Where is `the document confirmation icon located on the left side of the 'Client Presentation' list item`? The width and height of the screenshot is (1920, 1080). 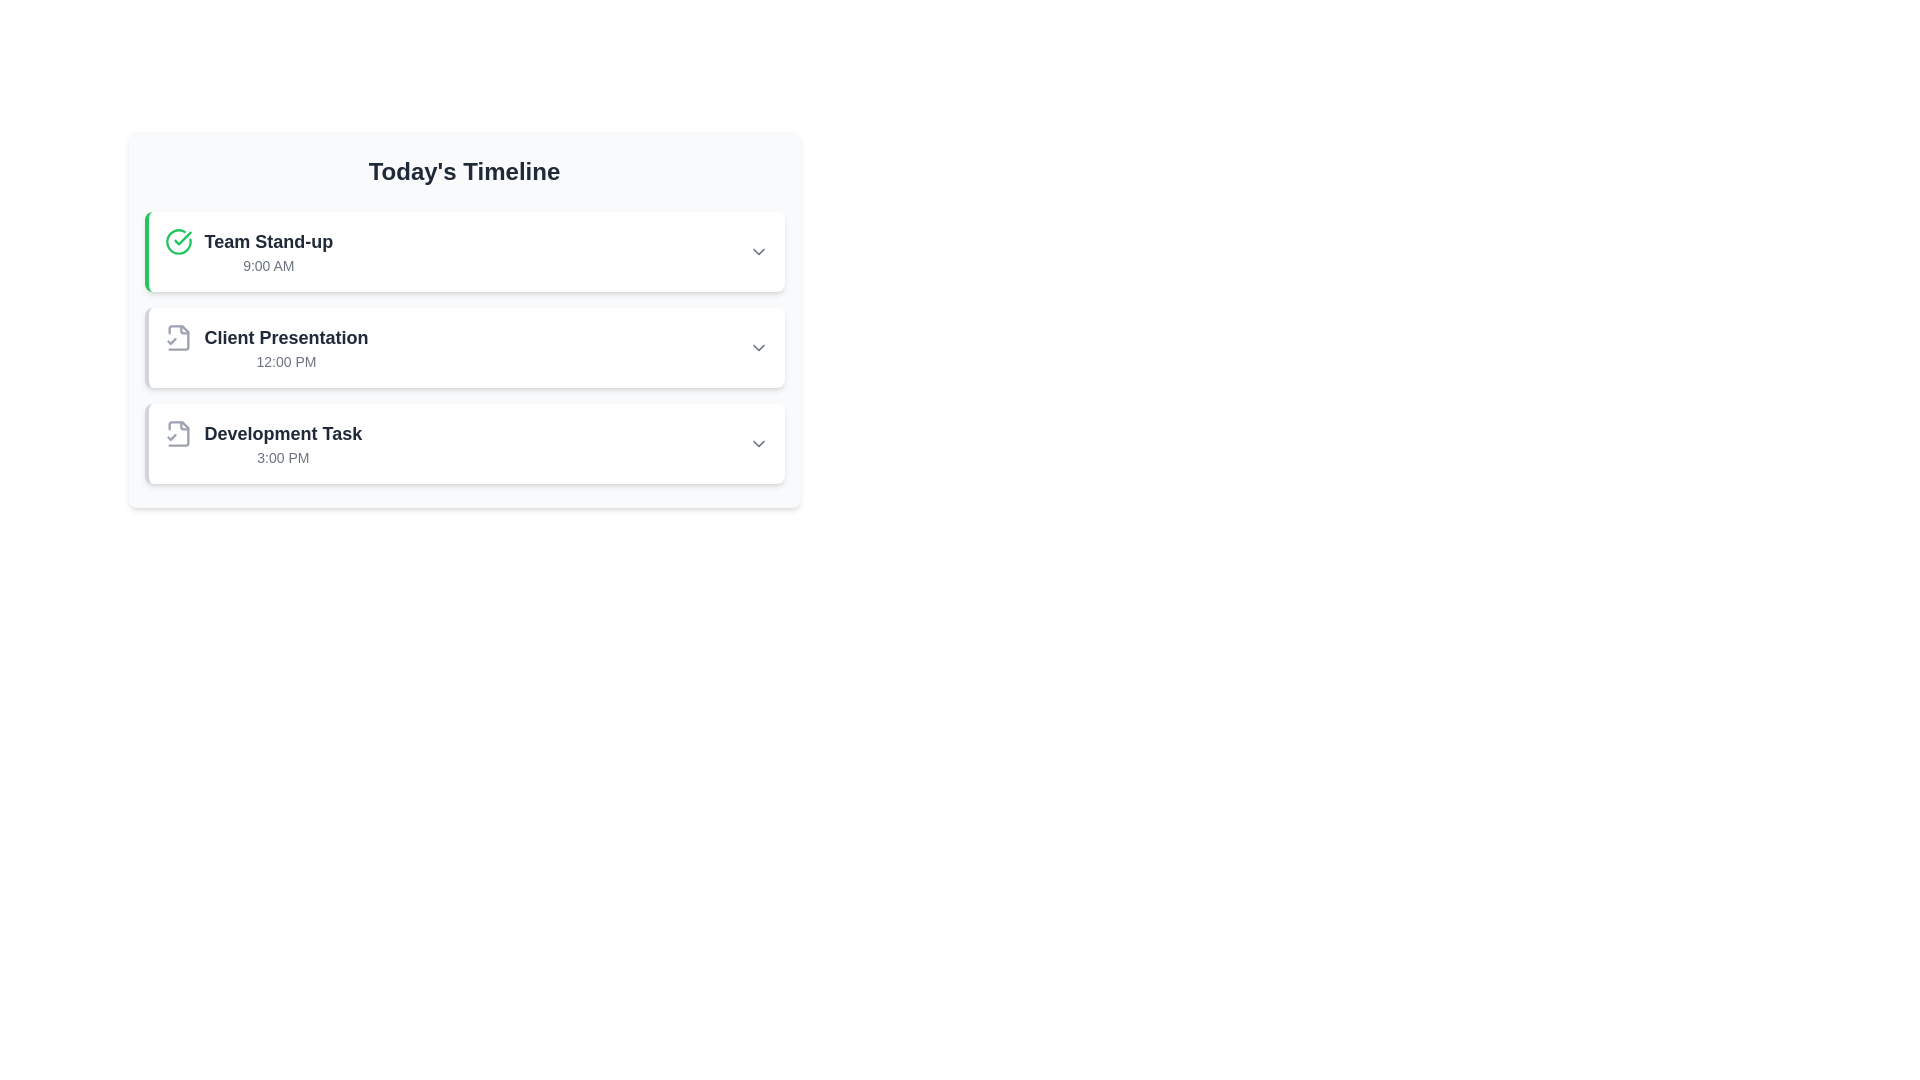
the document confirmation icon located on the left side of the 'Client Presentation' list item is located at coordinates (178, 337).